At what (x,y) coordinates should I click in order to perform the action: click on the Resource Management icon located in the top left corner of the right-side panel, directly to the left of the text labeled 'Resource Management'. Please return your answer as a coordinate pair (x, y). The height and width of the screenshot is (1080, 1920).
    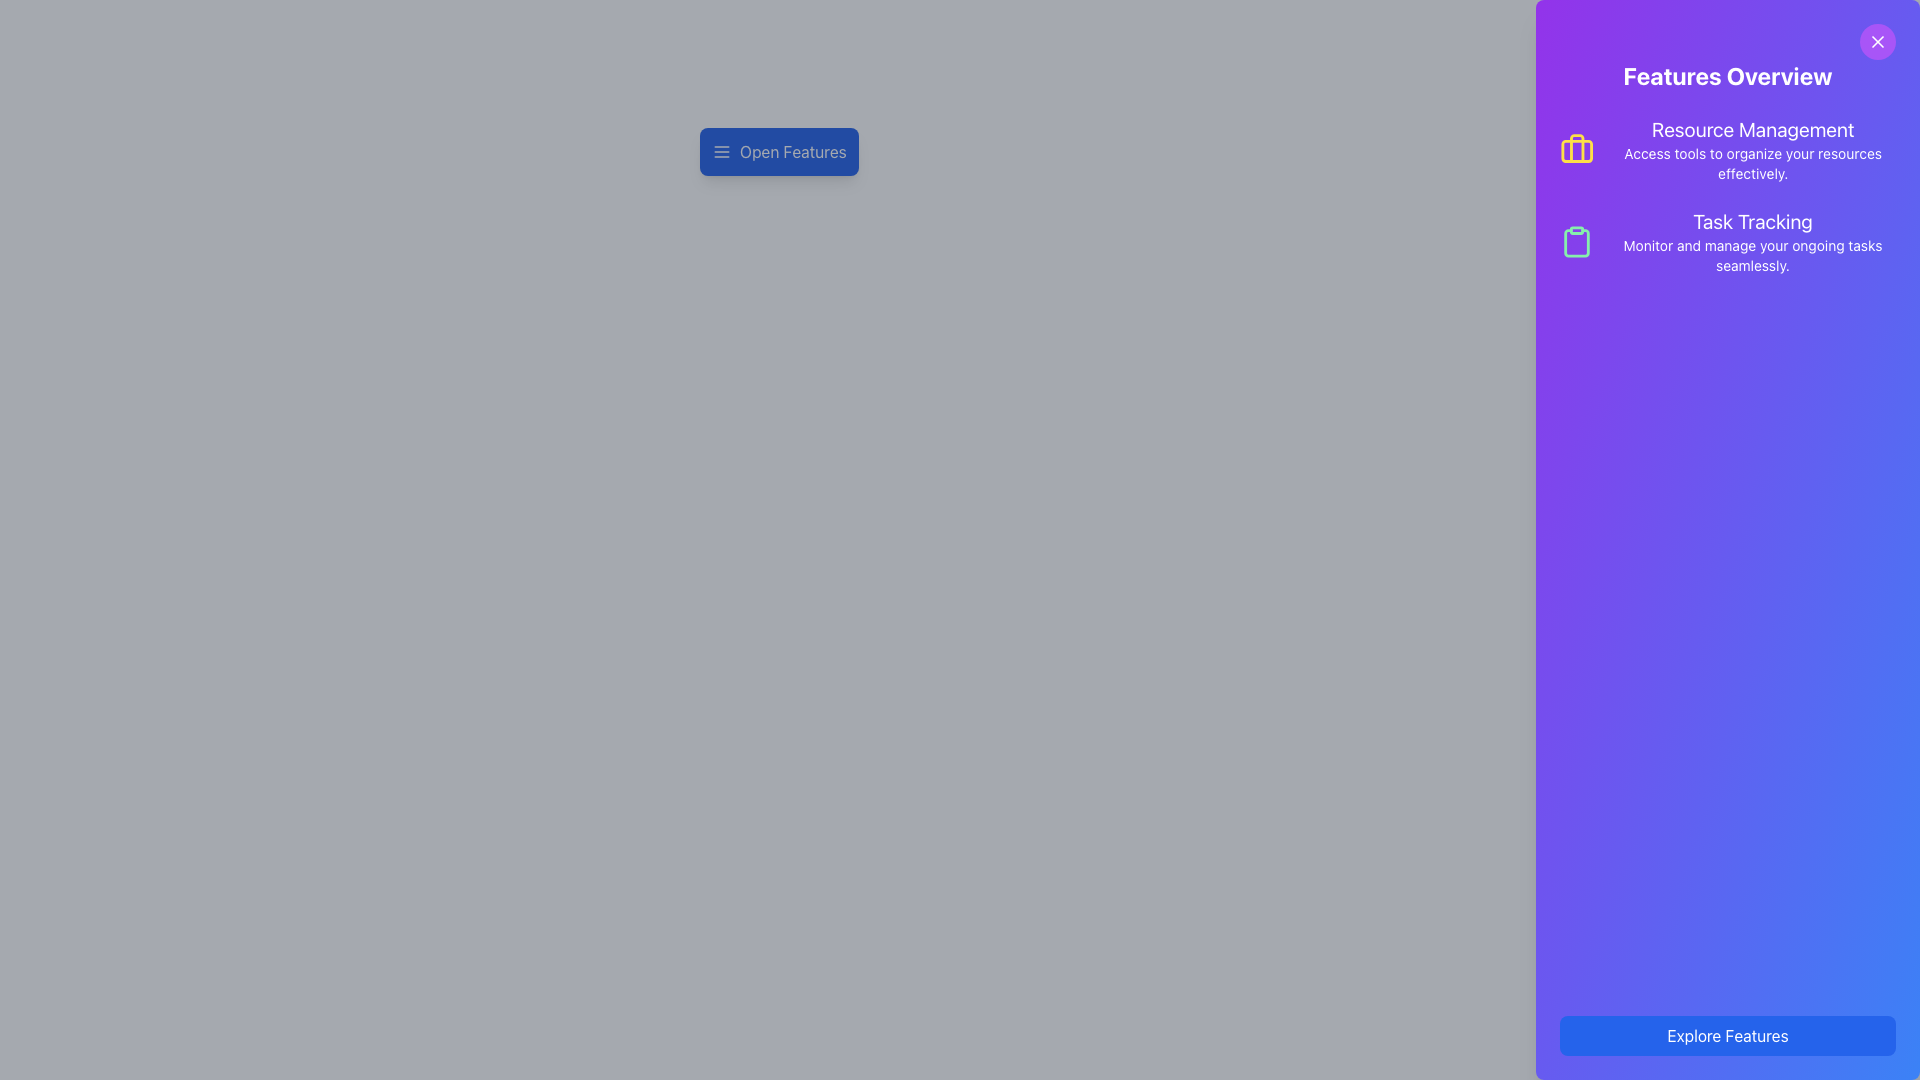
    Looking at the image, I should click on (1576, 149).